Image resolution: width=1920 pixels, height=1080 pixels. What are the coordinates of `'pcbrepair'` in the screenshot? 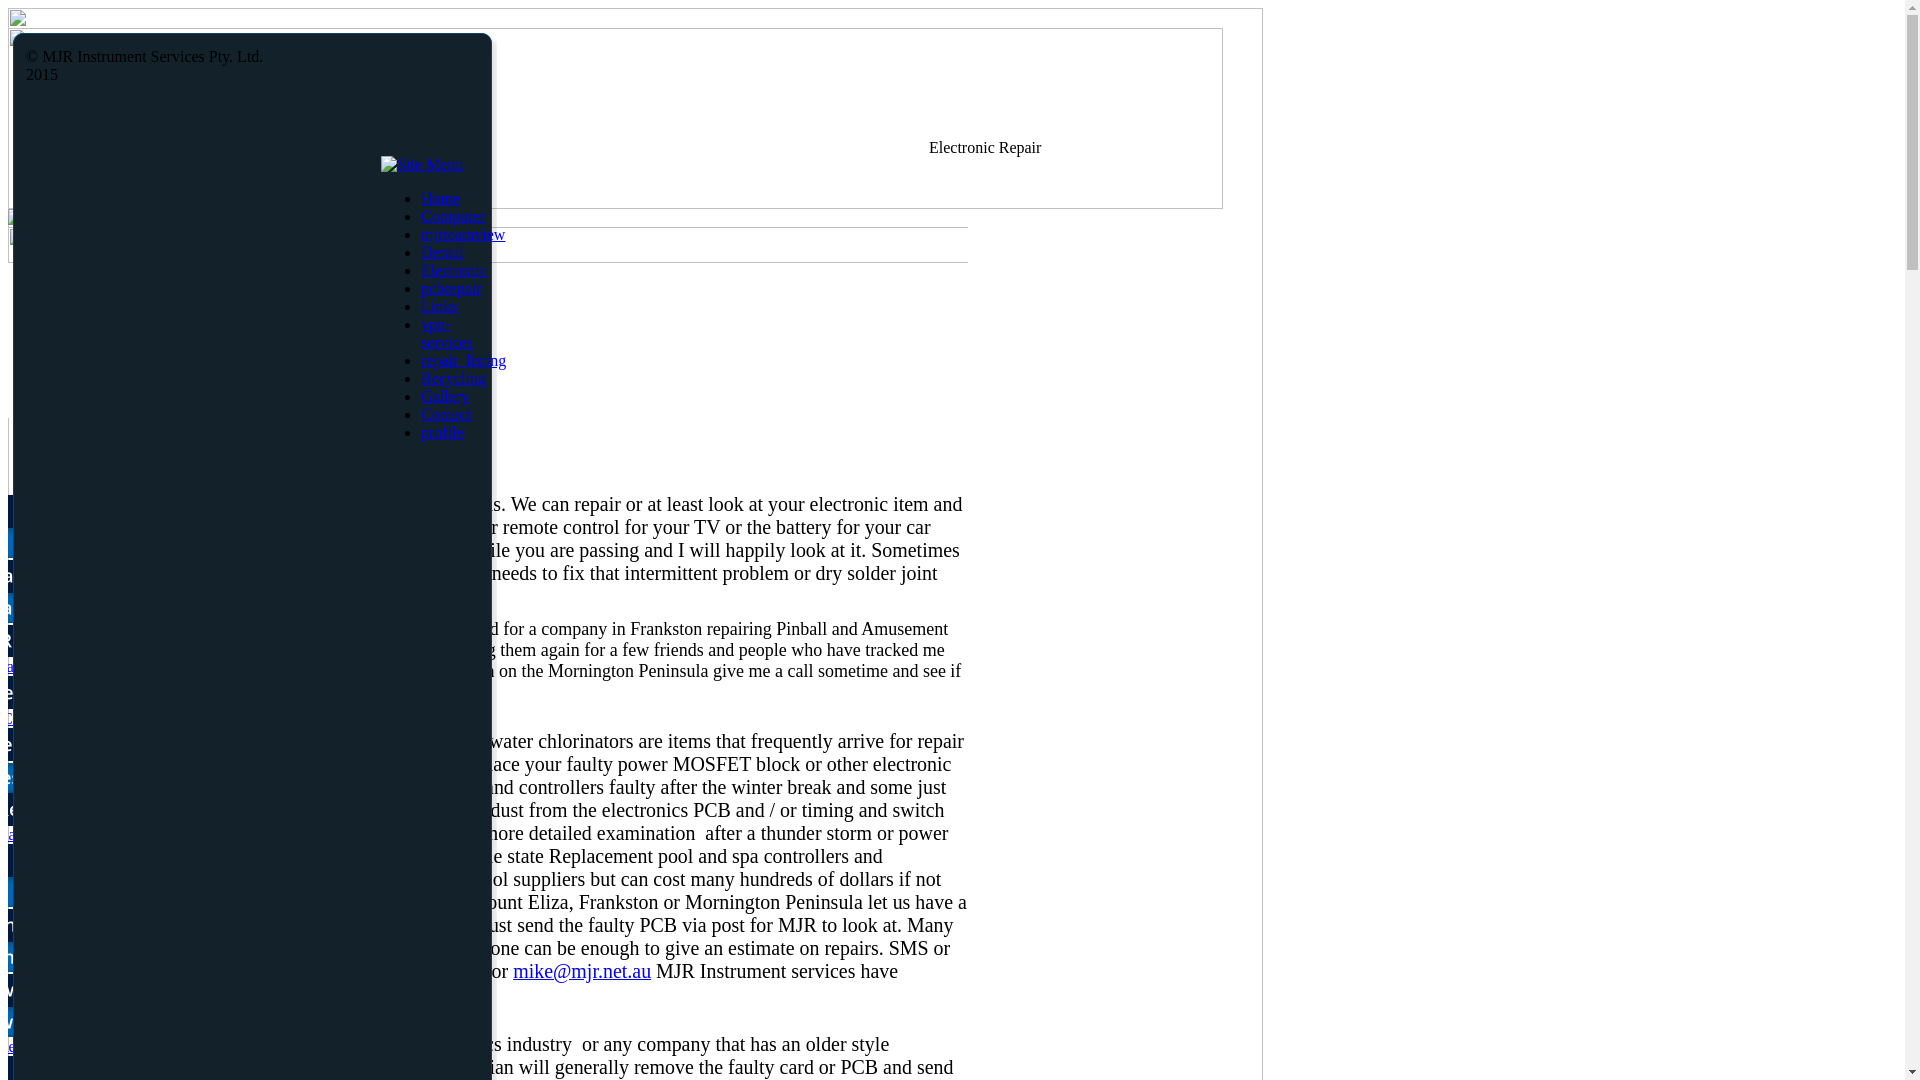 It's located at (450, 288).